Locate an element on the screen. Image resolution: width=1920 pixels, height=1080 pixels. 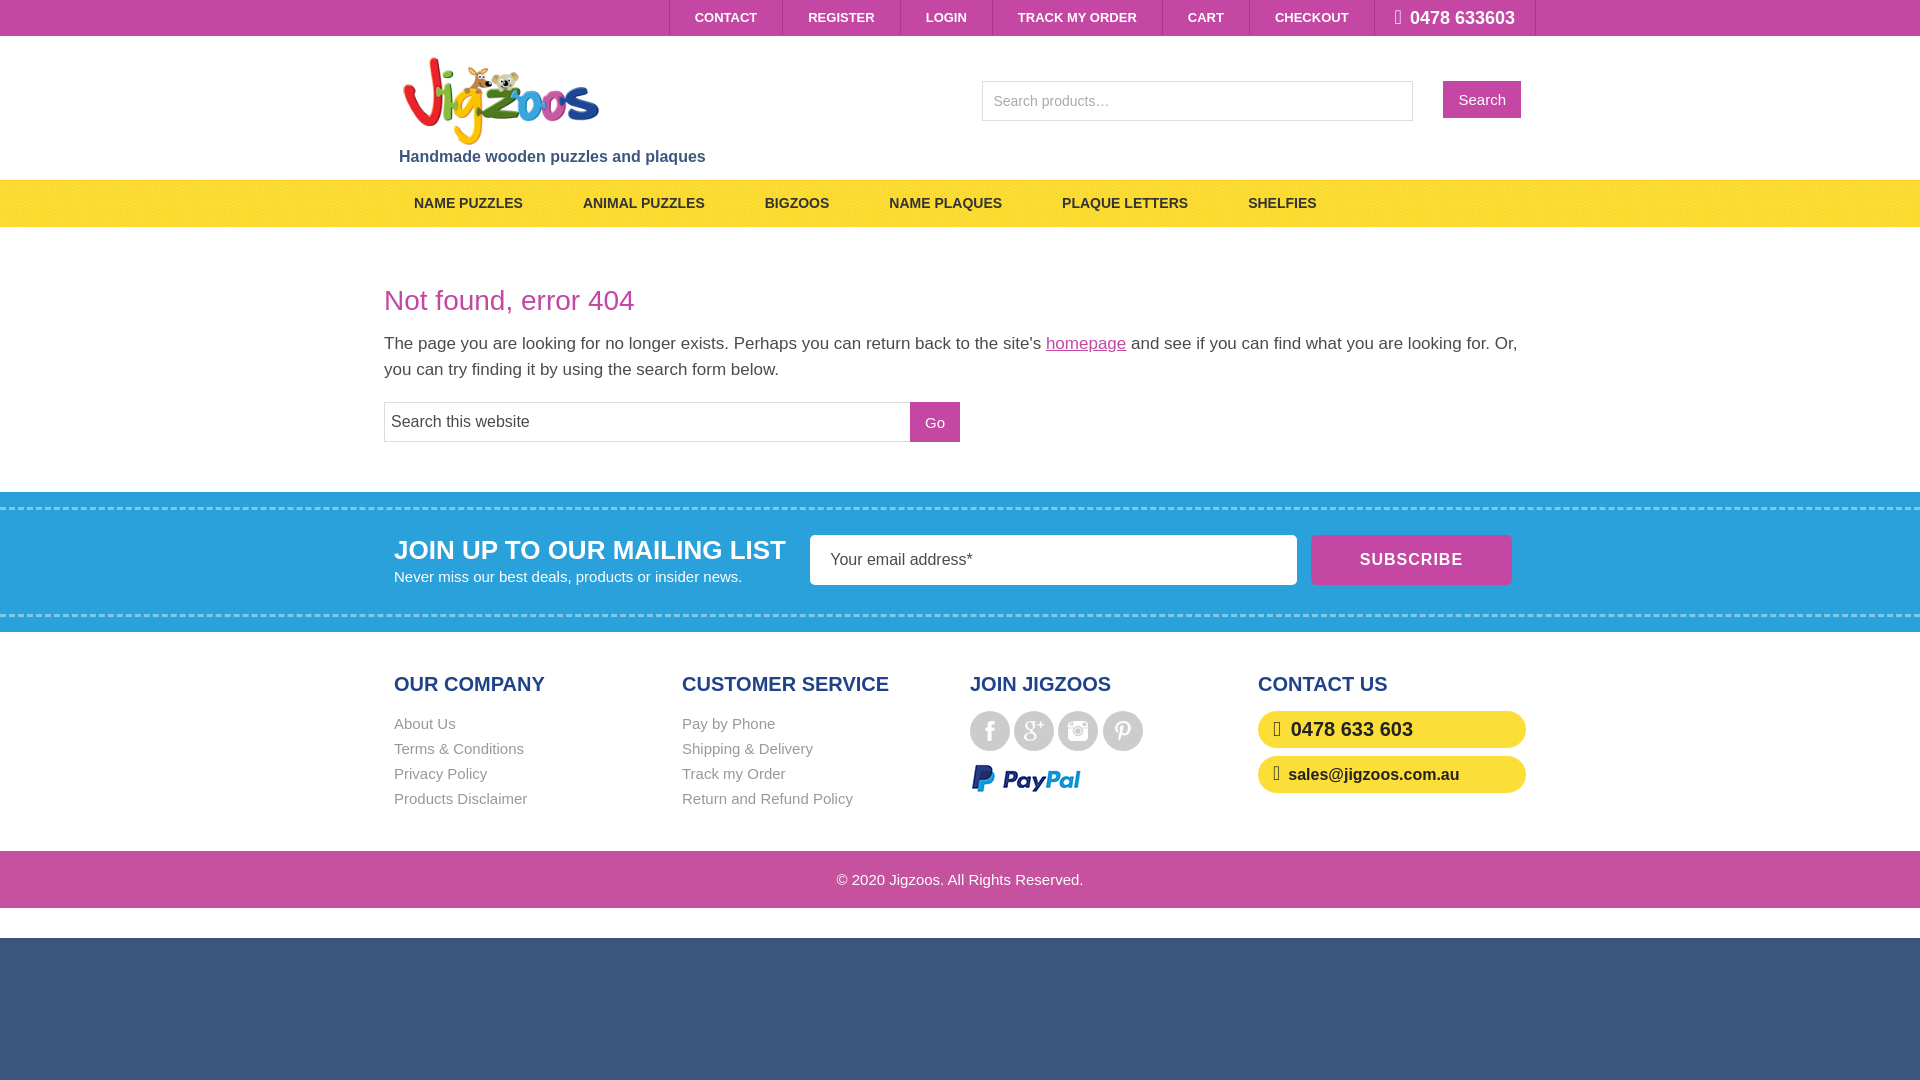
'homepage' is located at coordinates (1084, 342).